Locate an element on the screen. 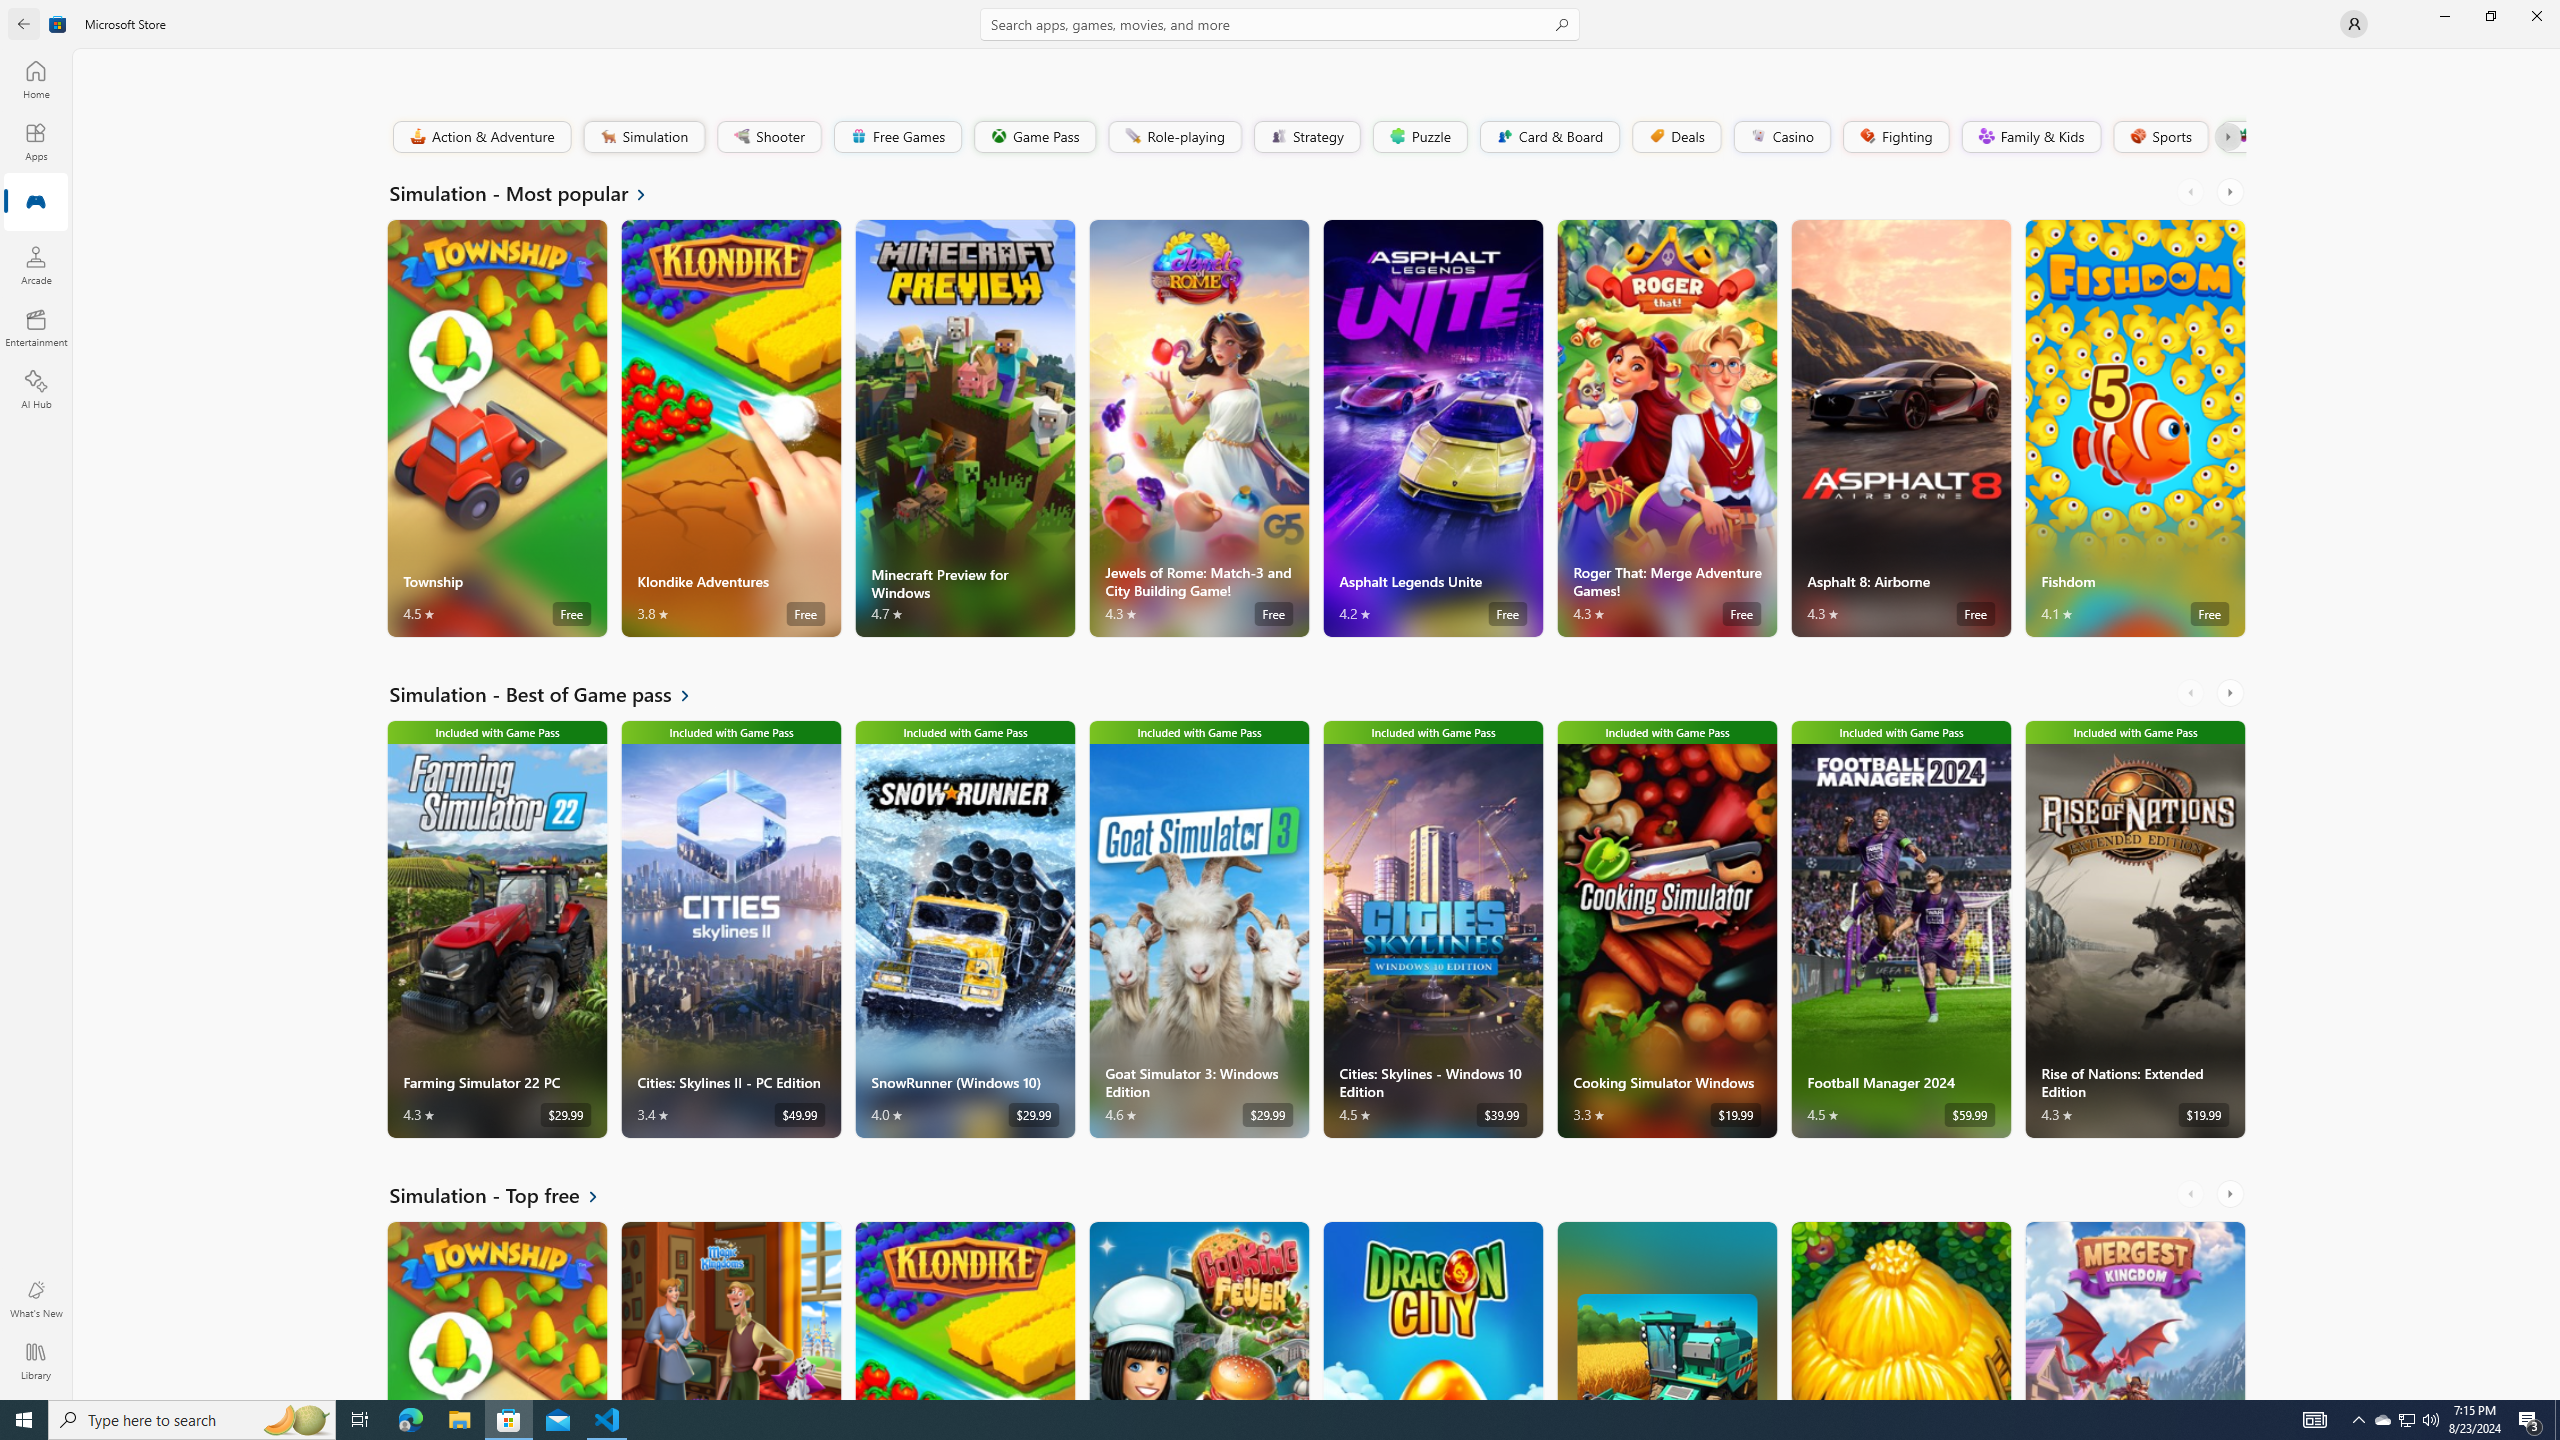  'Dragon City. Average rating of 4.5 out of five stars. Free  ' is located at coordinates (1431, 1309).